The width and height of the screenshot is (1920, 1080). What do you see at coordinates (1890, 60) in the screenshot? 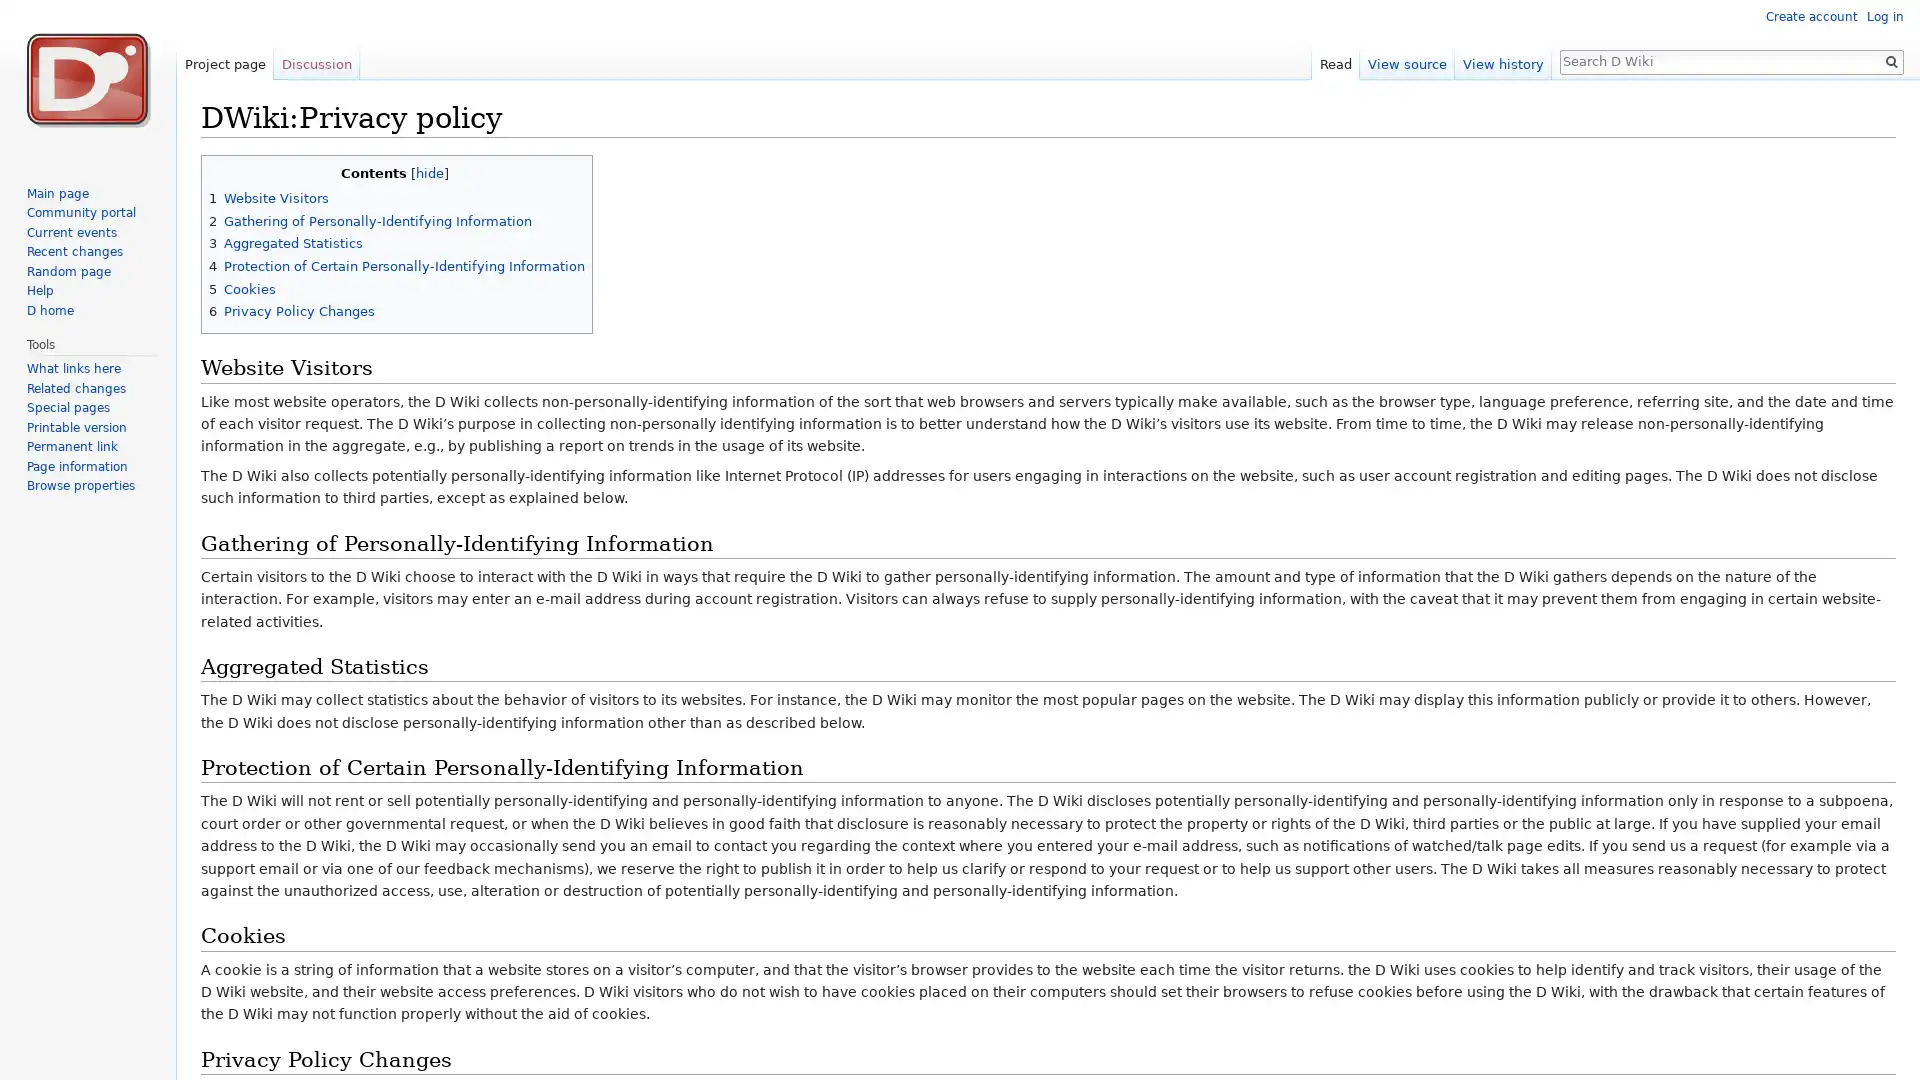
I see `Go` at bounding box center [1890, 60].